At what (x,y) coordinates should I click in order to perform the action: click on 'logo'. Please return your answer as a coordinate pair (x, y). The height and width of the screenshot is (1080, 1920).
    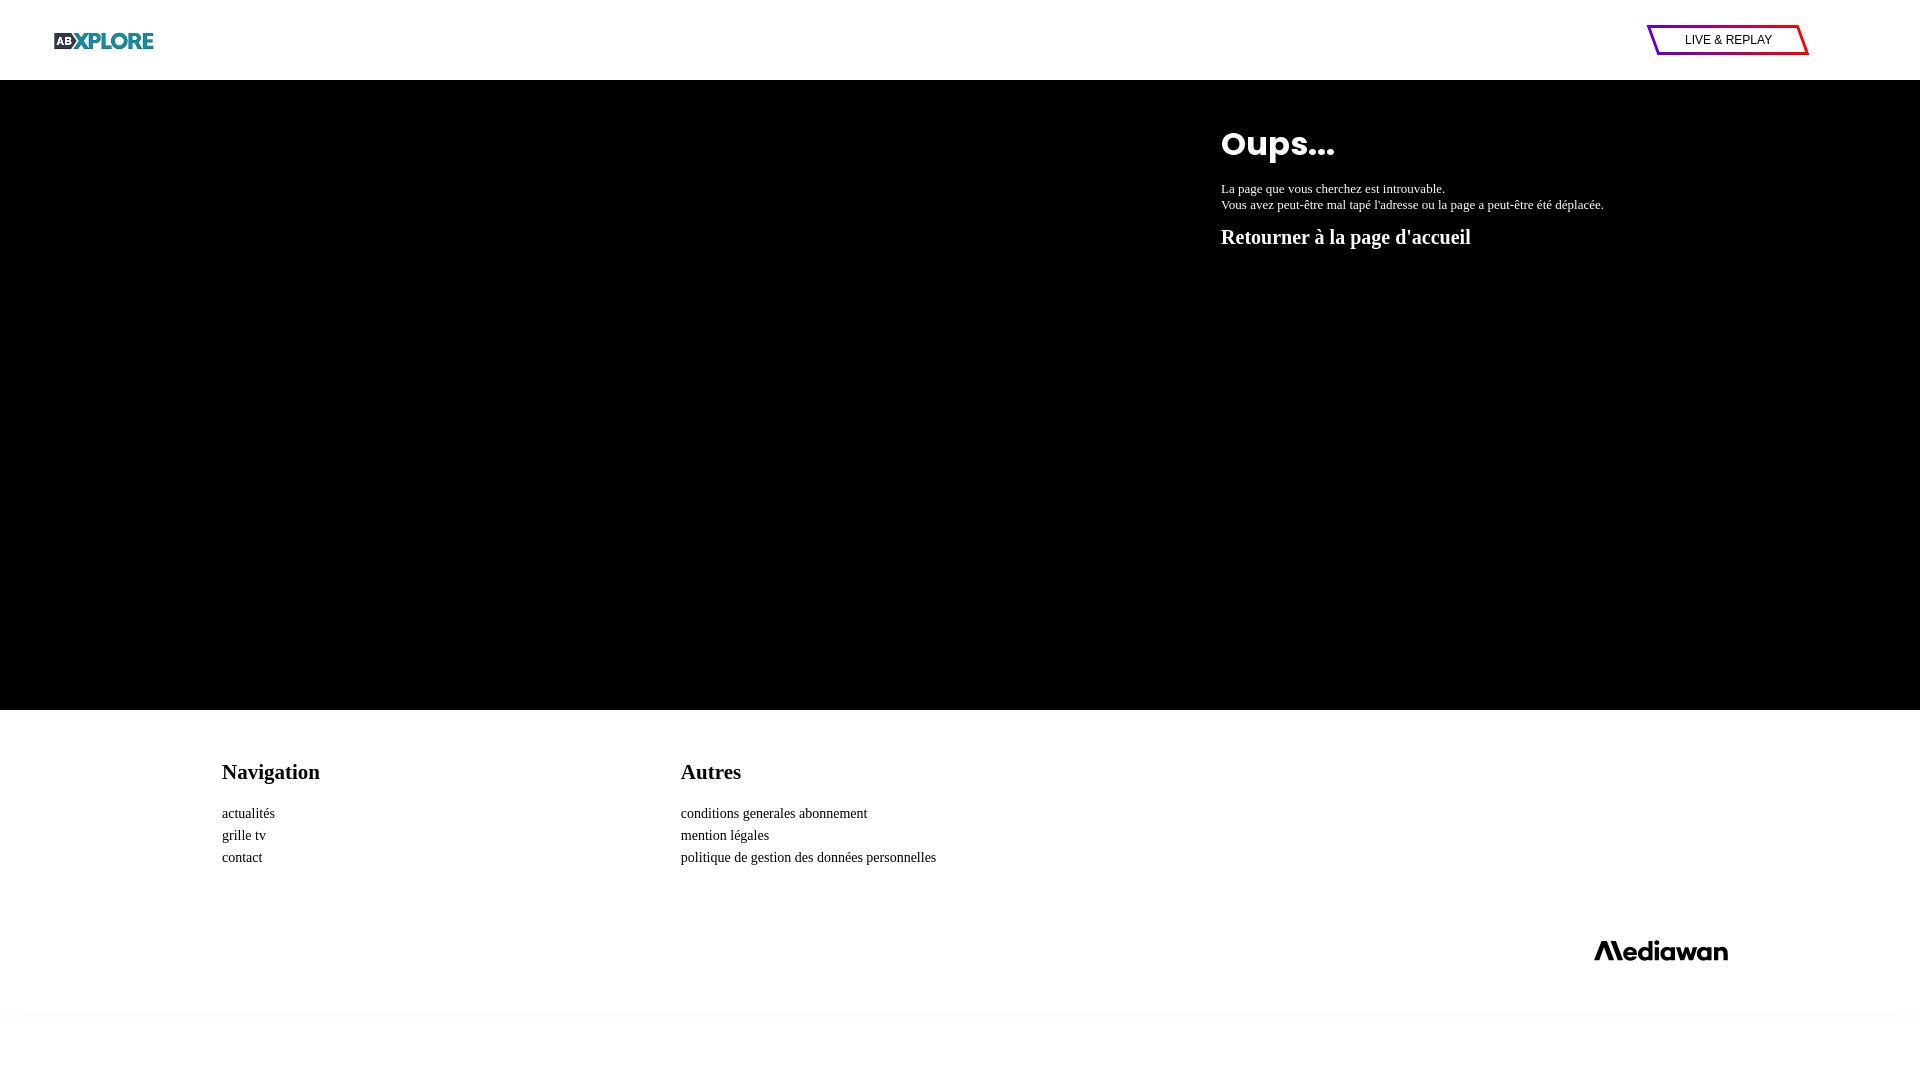
    Looking at the image, I should click on (104, 39).